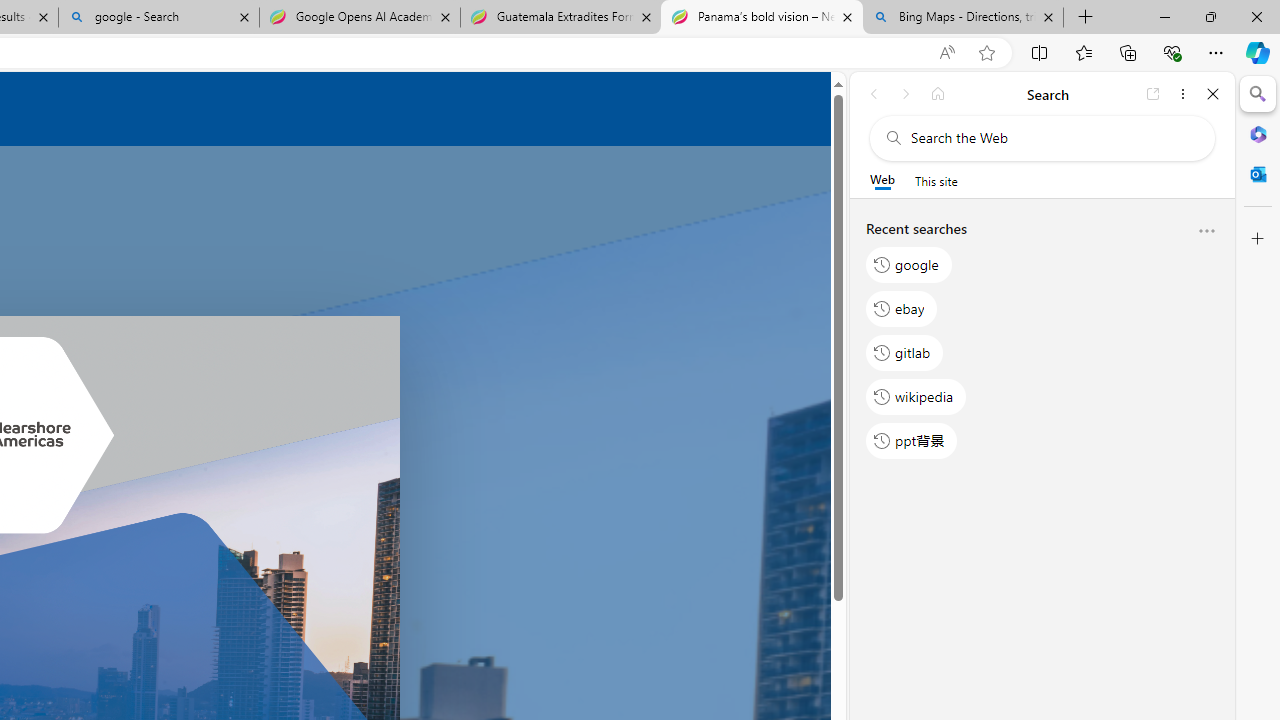  I want to click on 'Microsoft 365', so click(1257, 133).